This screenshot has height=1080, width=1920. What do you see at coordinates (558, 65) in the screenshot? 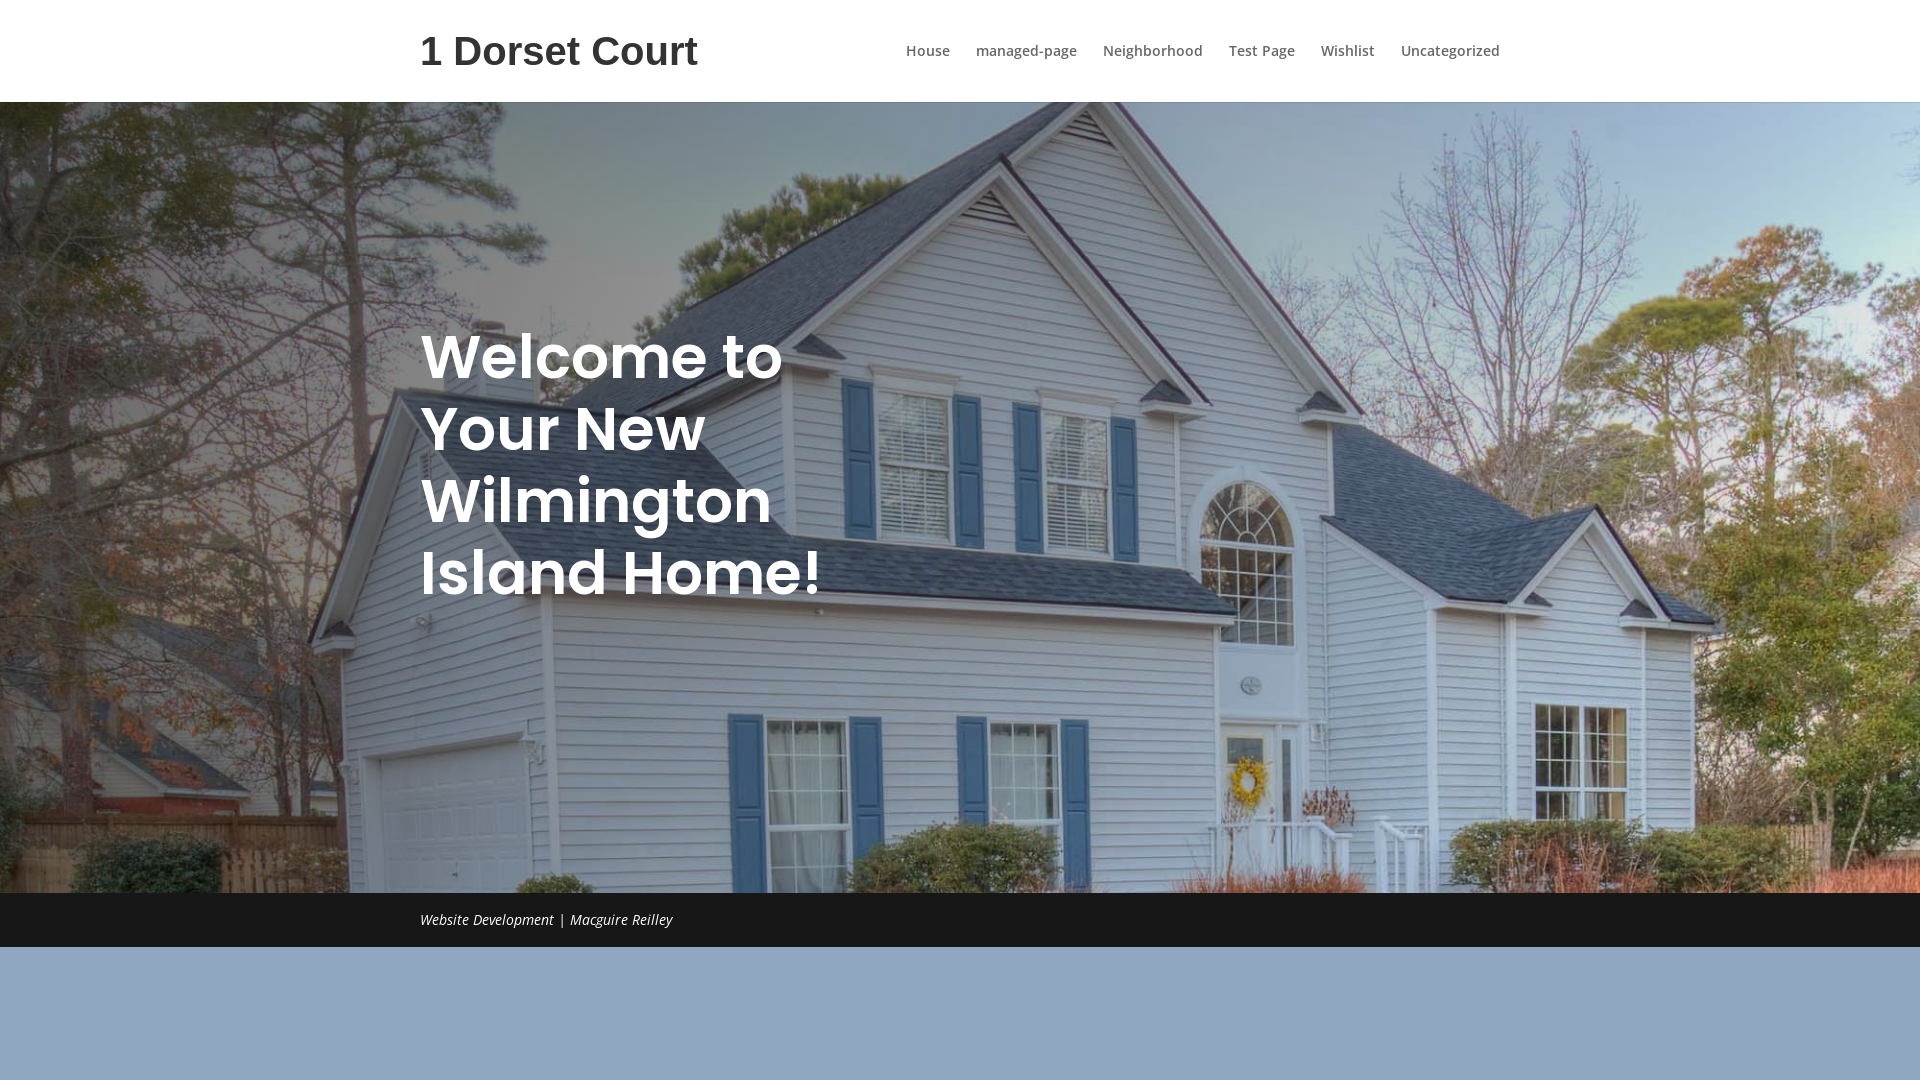
I see `'1 Dorset Court'` at bounding box center [558, 65].